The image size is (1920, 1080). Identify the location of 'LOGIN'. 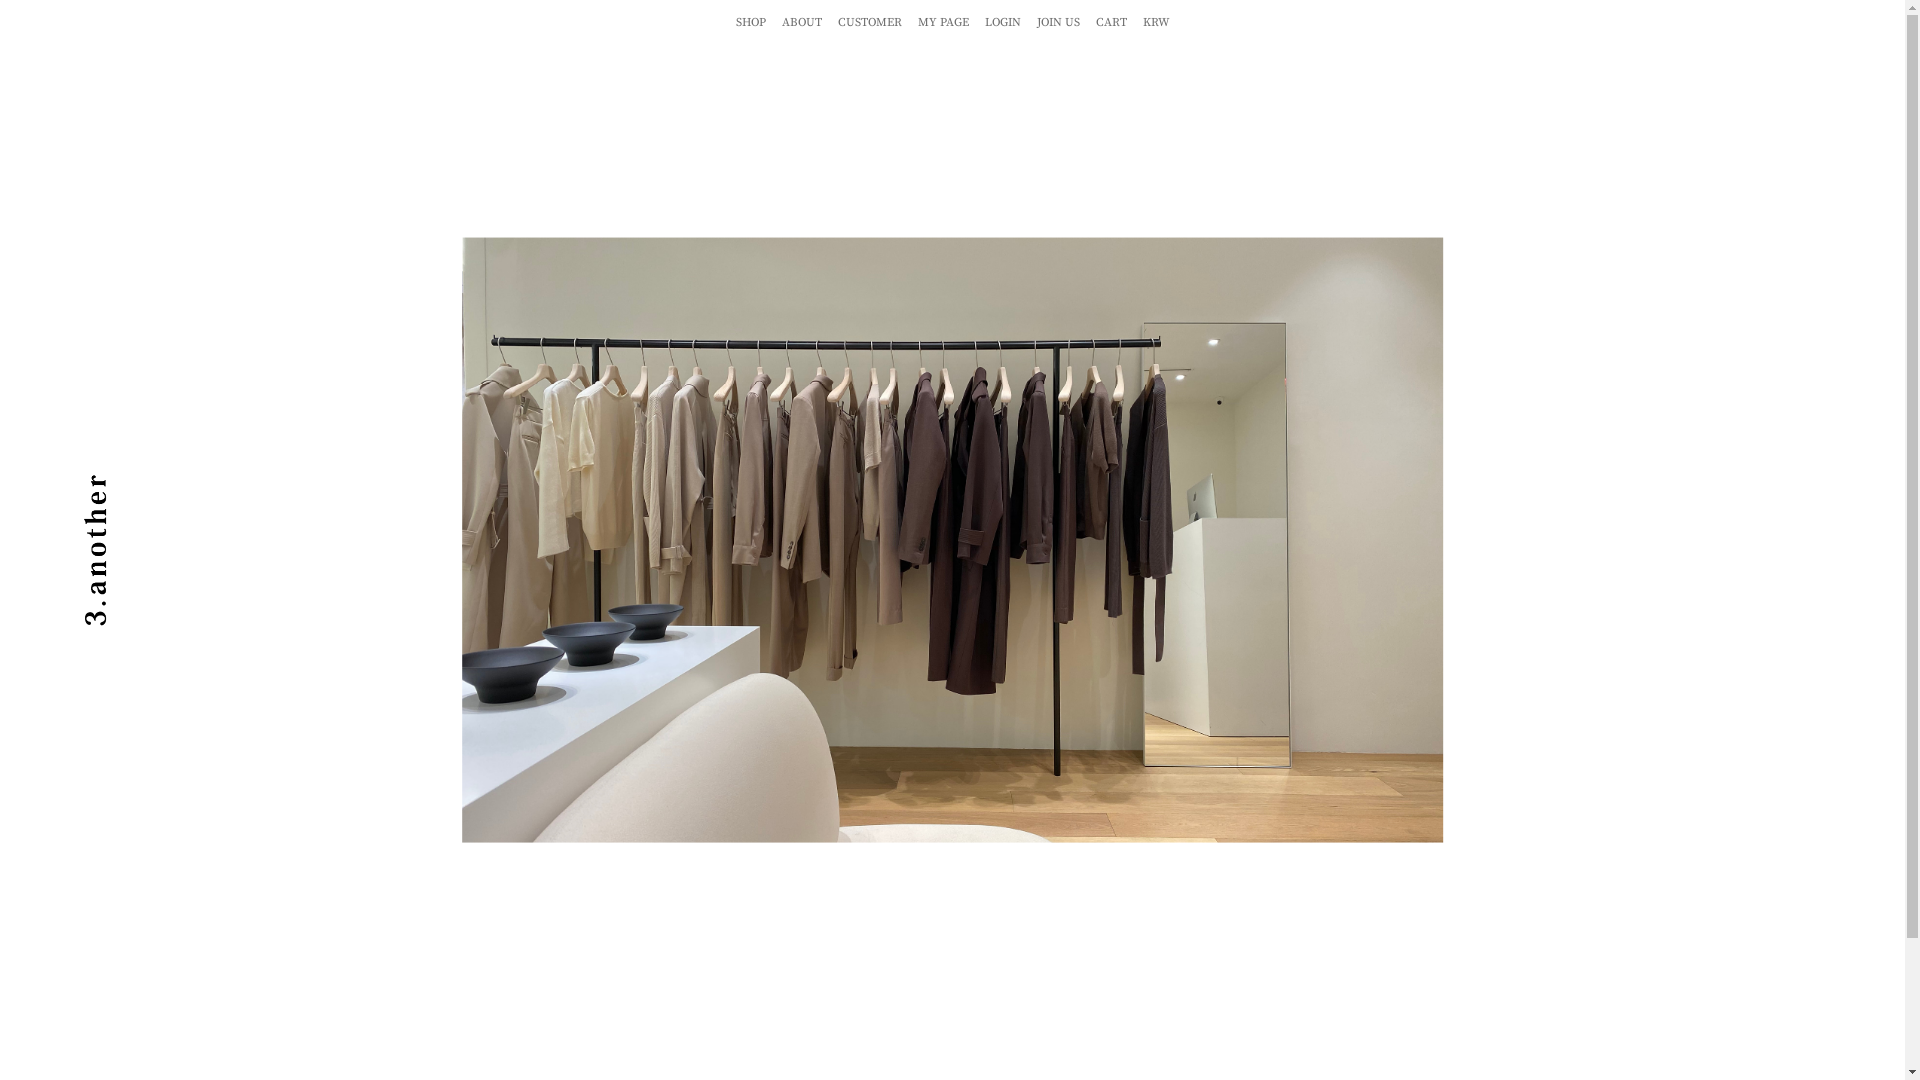
(1002, 22).